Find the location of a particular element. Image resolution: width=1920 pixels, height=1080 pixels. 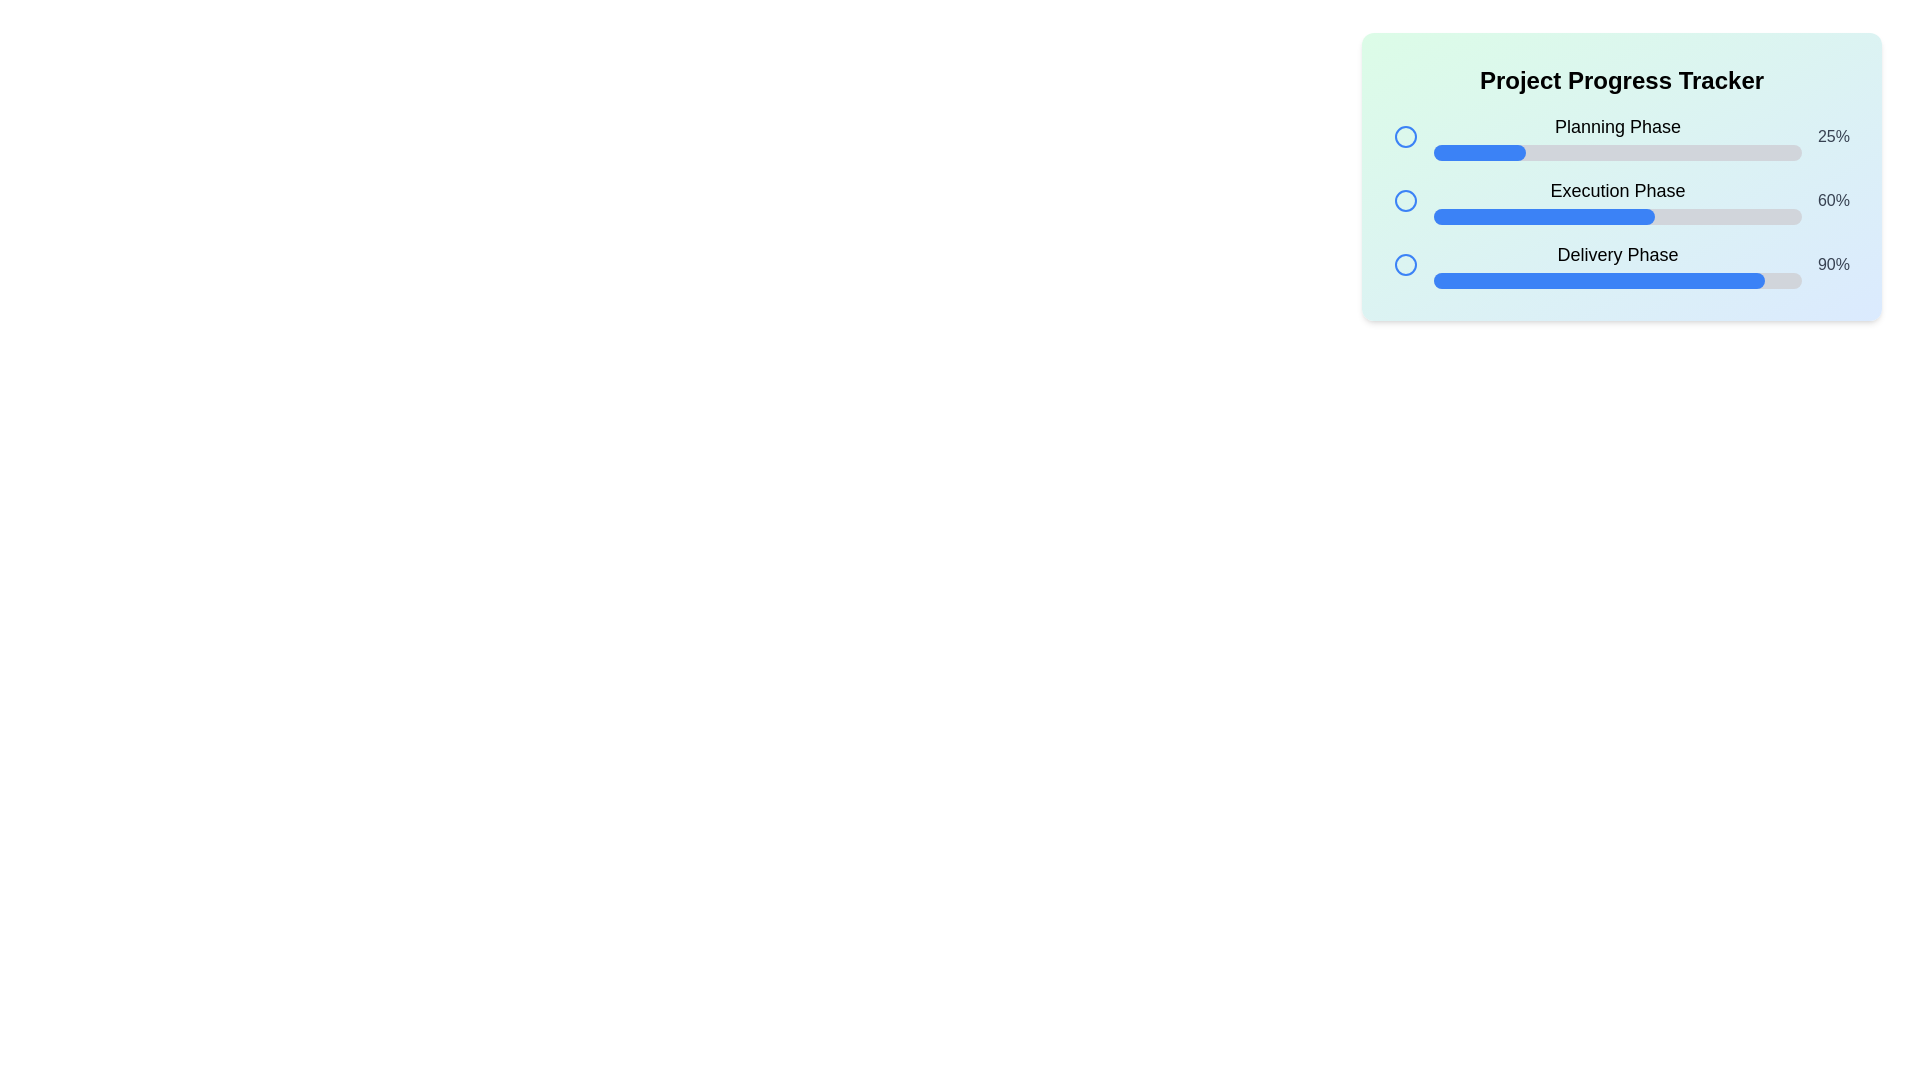

the progress percentage displayed in gray text next to the progress bar in the 'Planning Phase' section of the Progress tracker is located at coordinates (1622, 136).